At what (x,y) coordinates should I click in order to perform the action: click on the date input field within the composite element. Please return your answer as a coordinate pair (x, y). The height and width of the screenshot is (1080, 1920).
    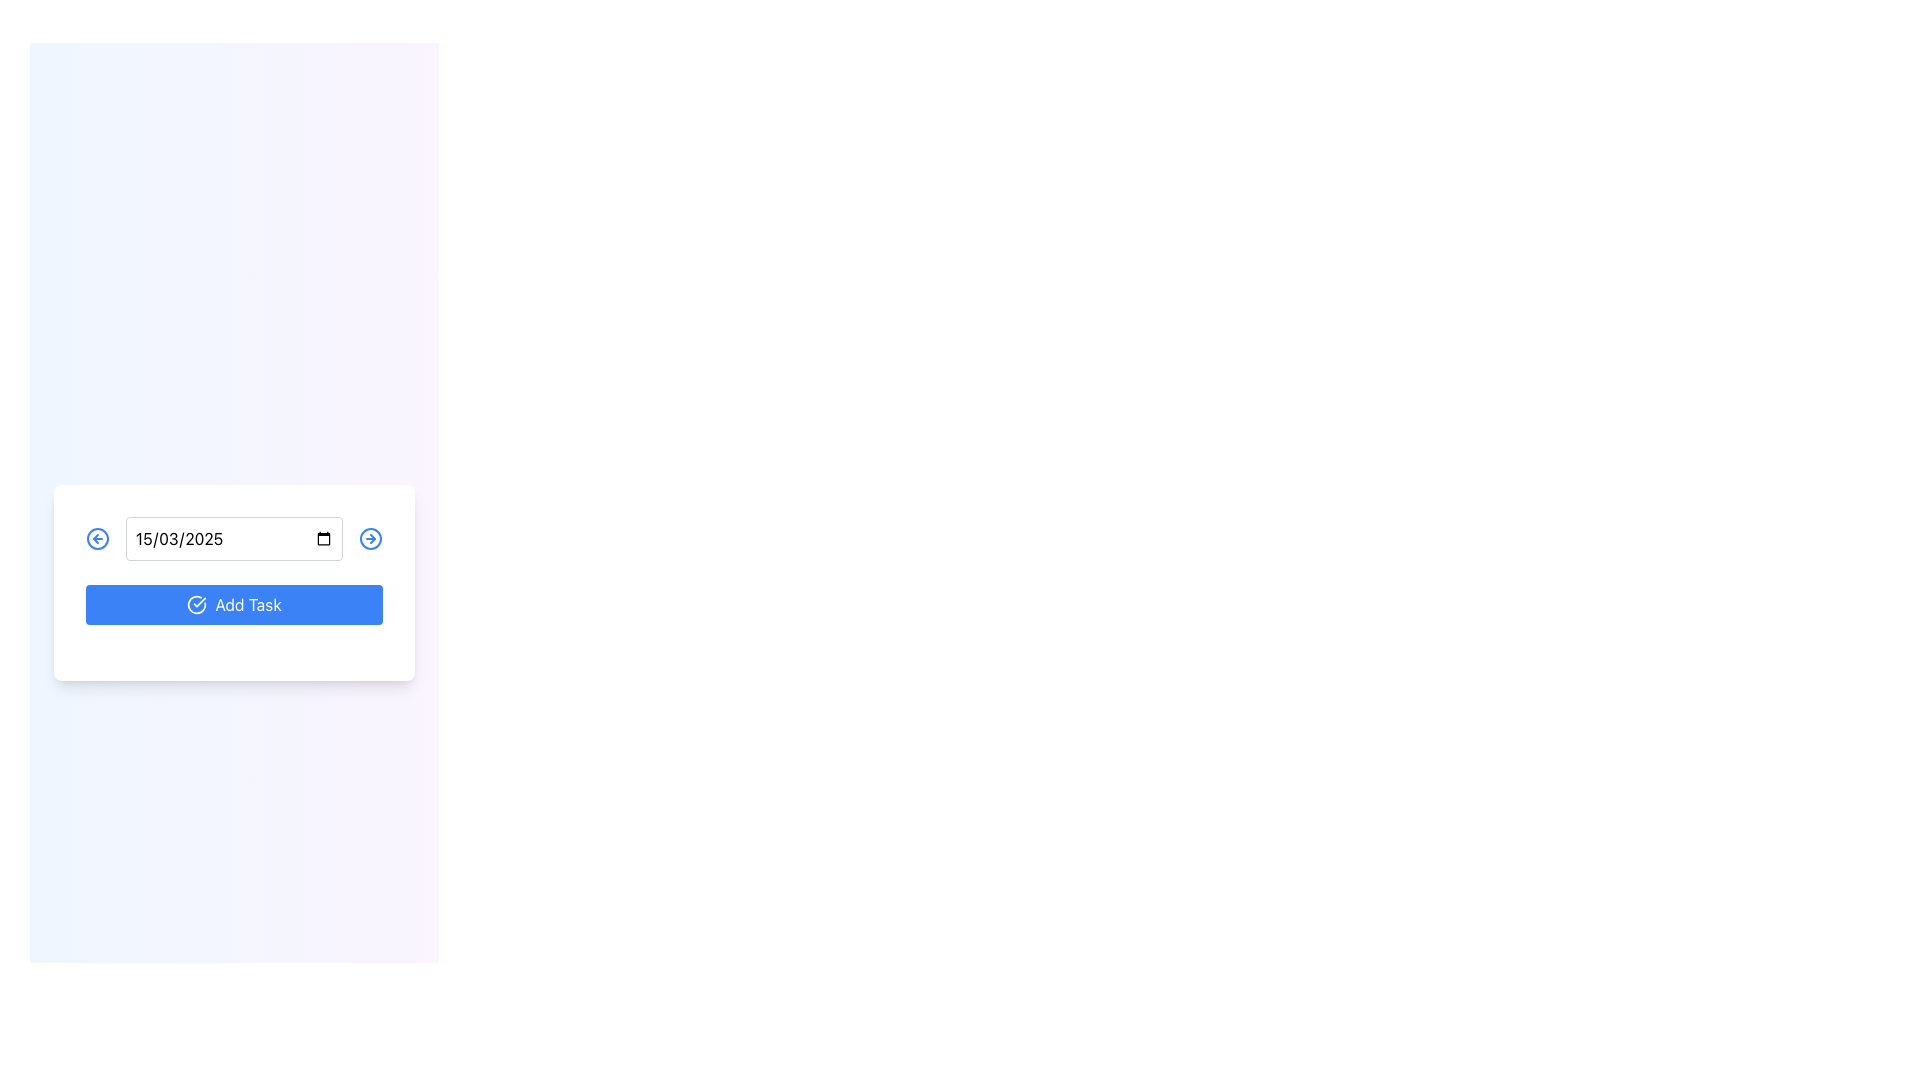
    Looking at the image, I should click on (234, 538).